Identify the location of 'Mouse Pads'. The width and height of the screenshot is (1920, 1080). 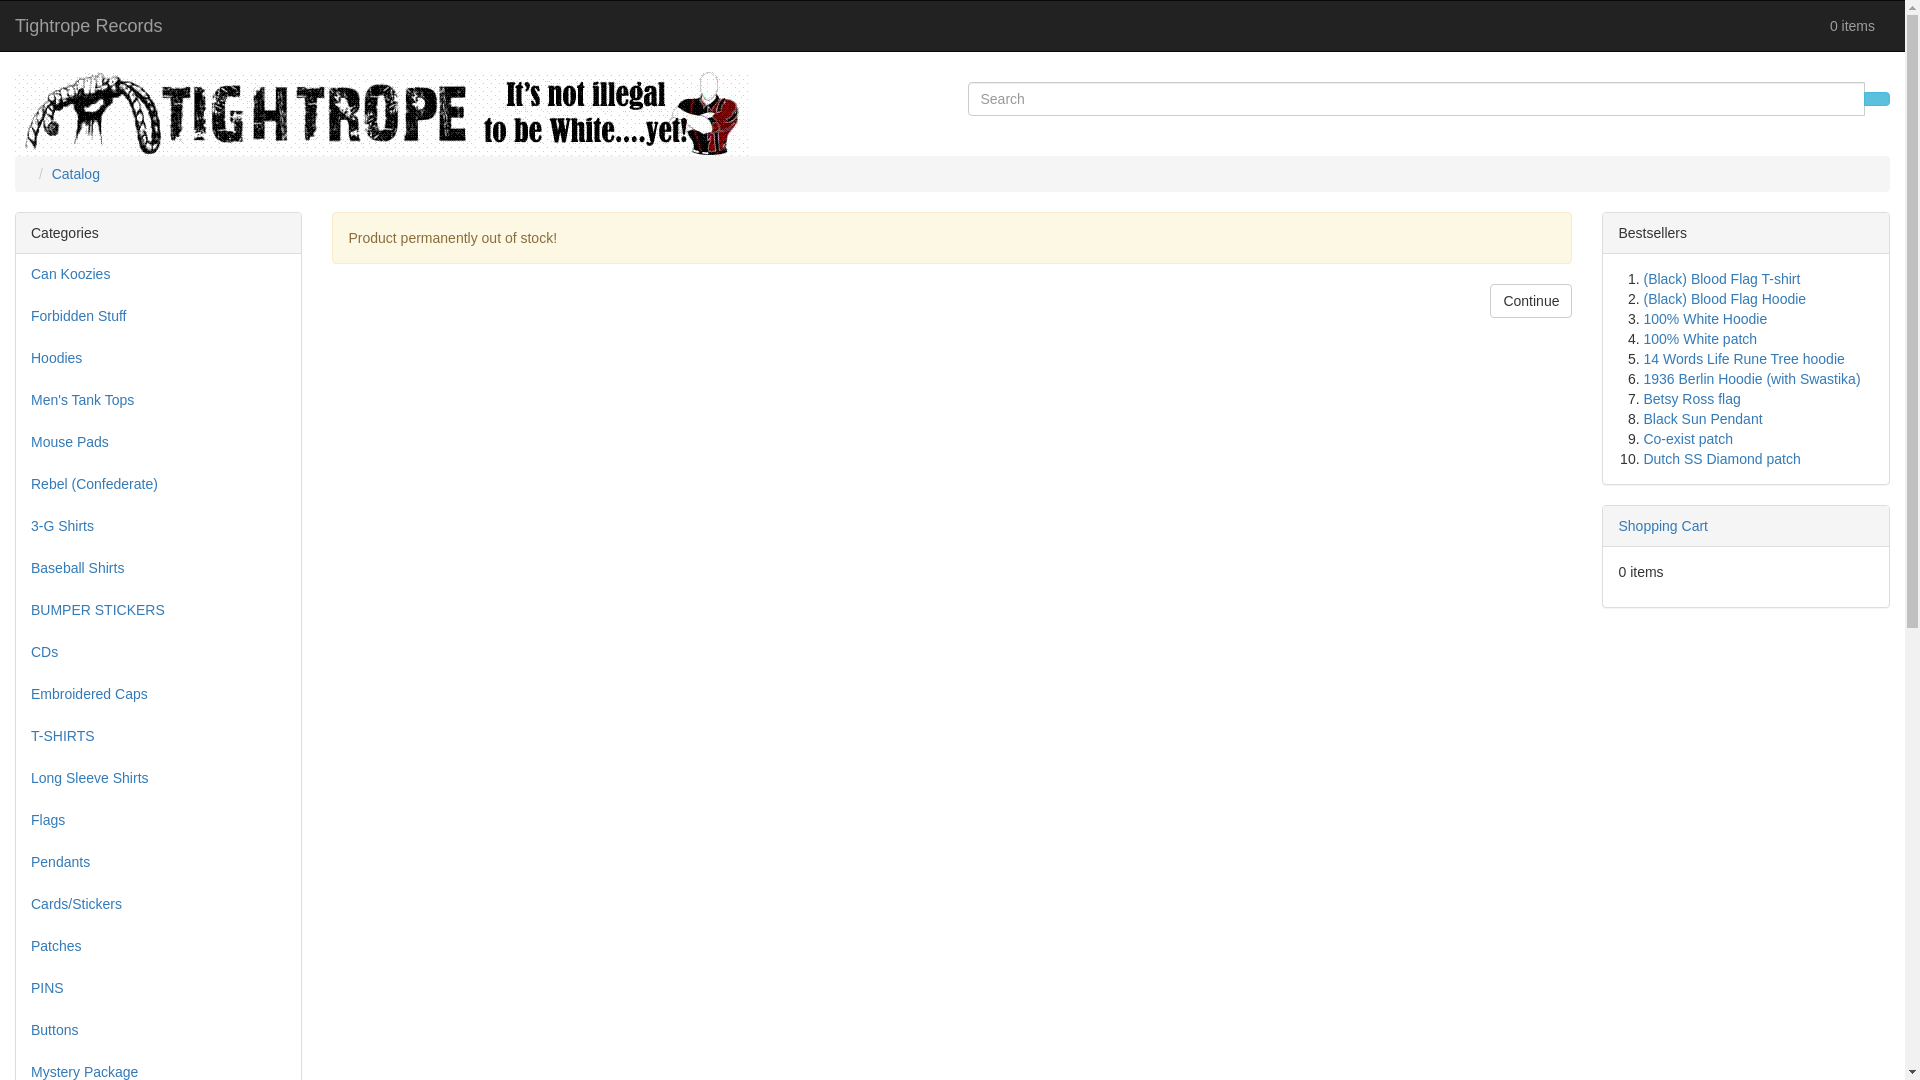
(15, 441).